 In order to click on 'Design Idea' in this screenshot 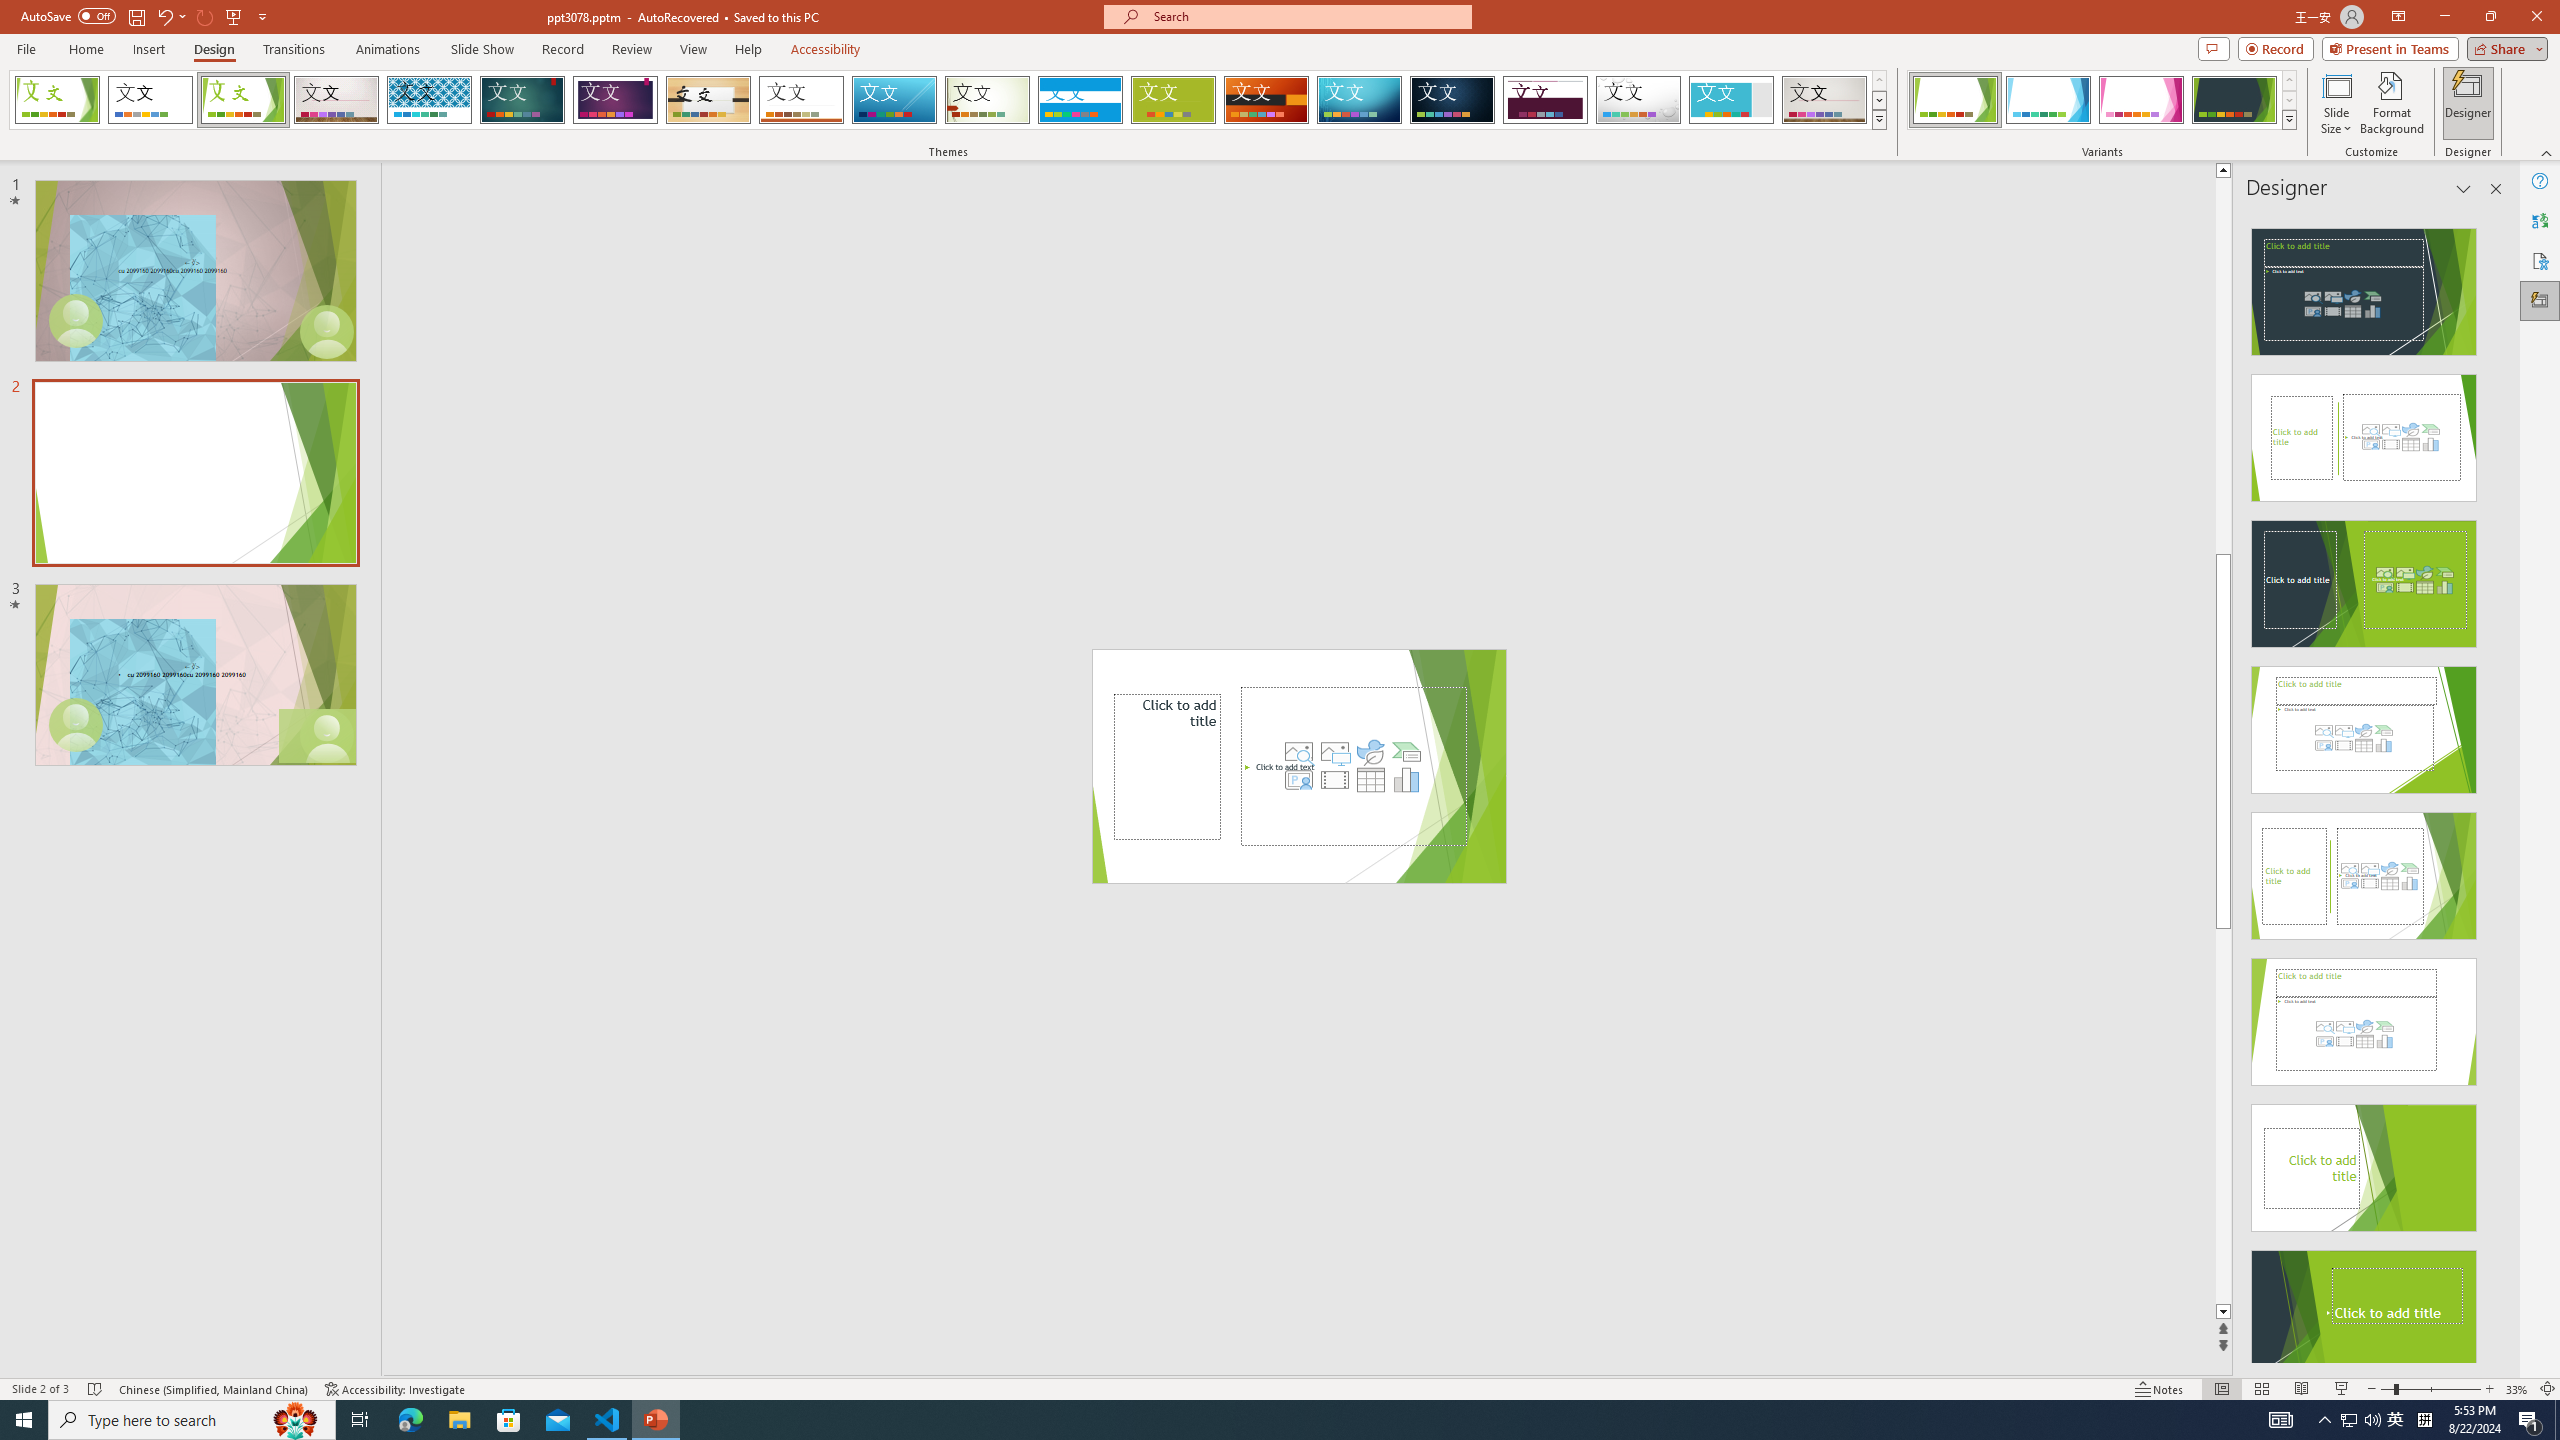, I will do `click(2364, 1307)`.